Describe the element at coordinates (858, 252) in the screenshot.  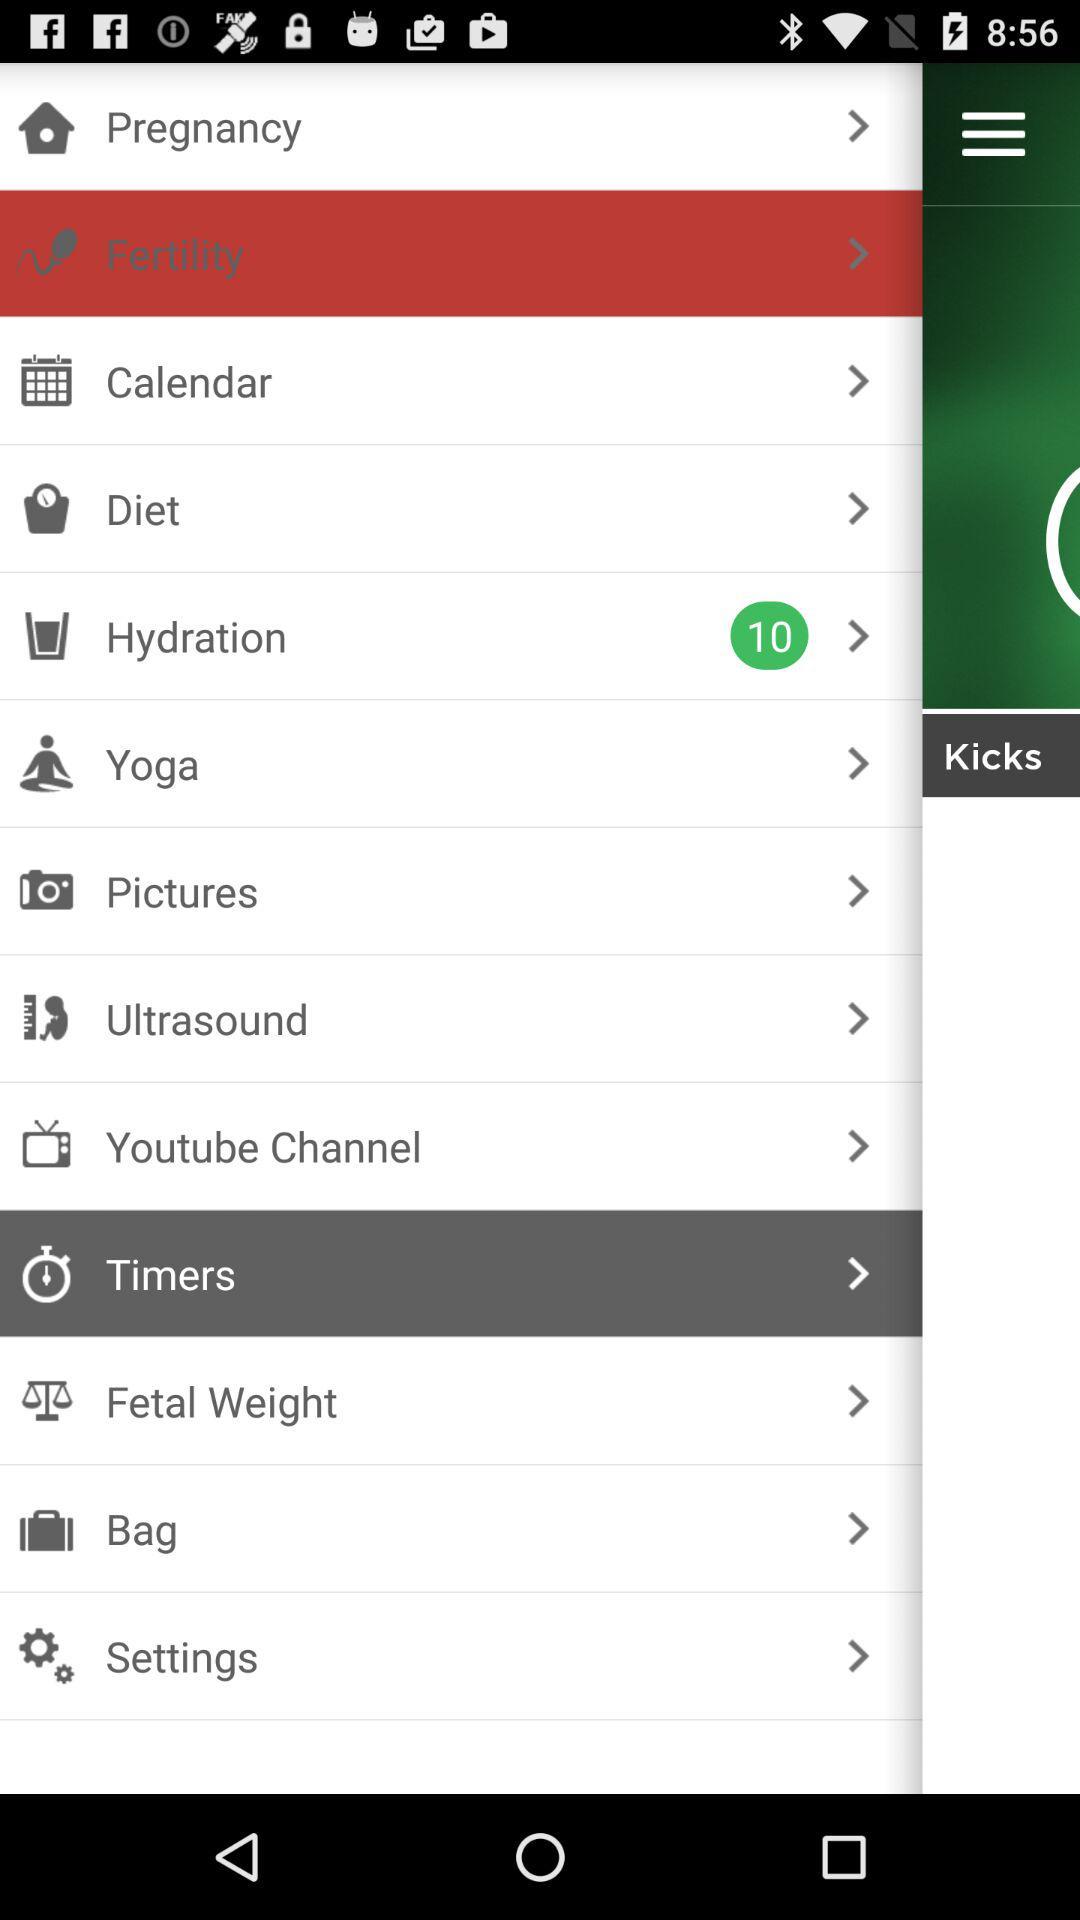
I see `arrow icon beside the text fertility` at that location.